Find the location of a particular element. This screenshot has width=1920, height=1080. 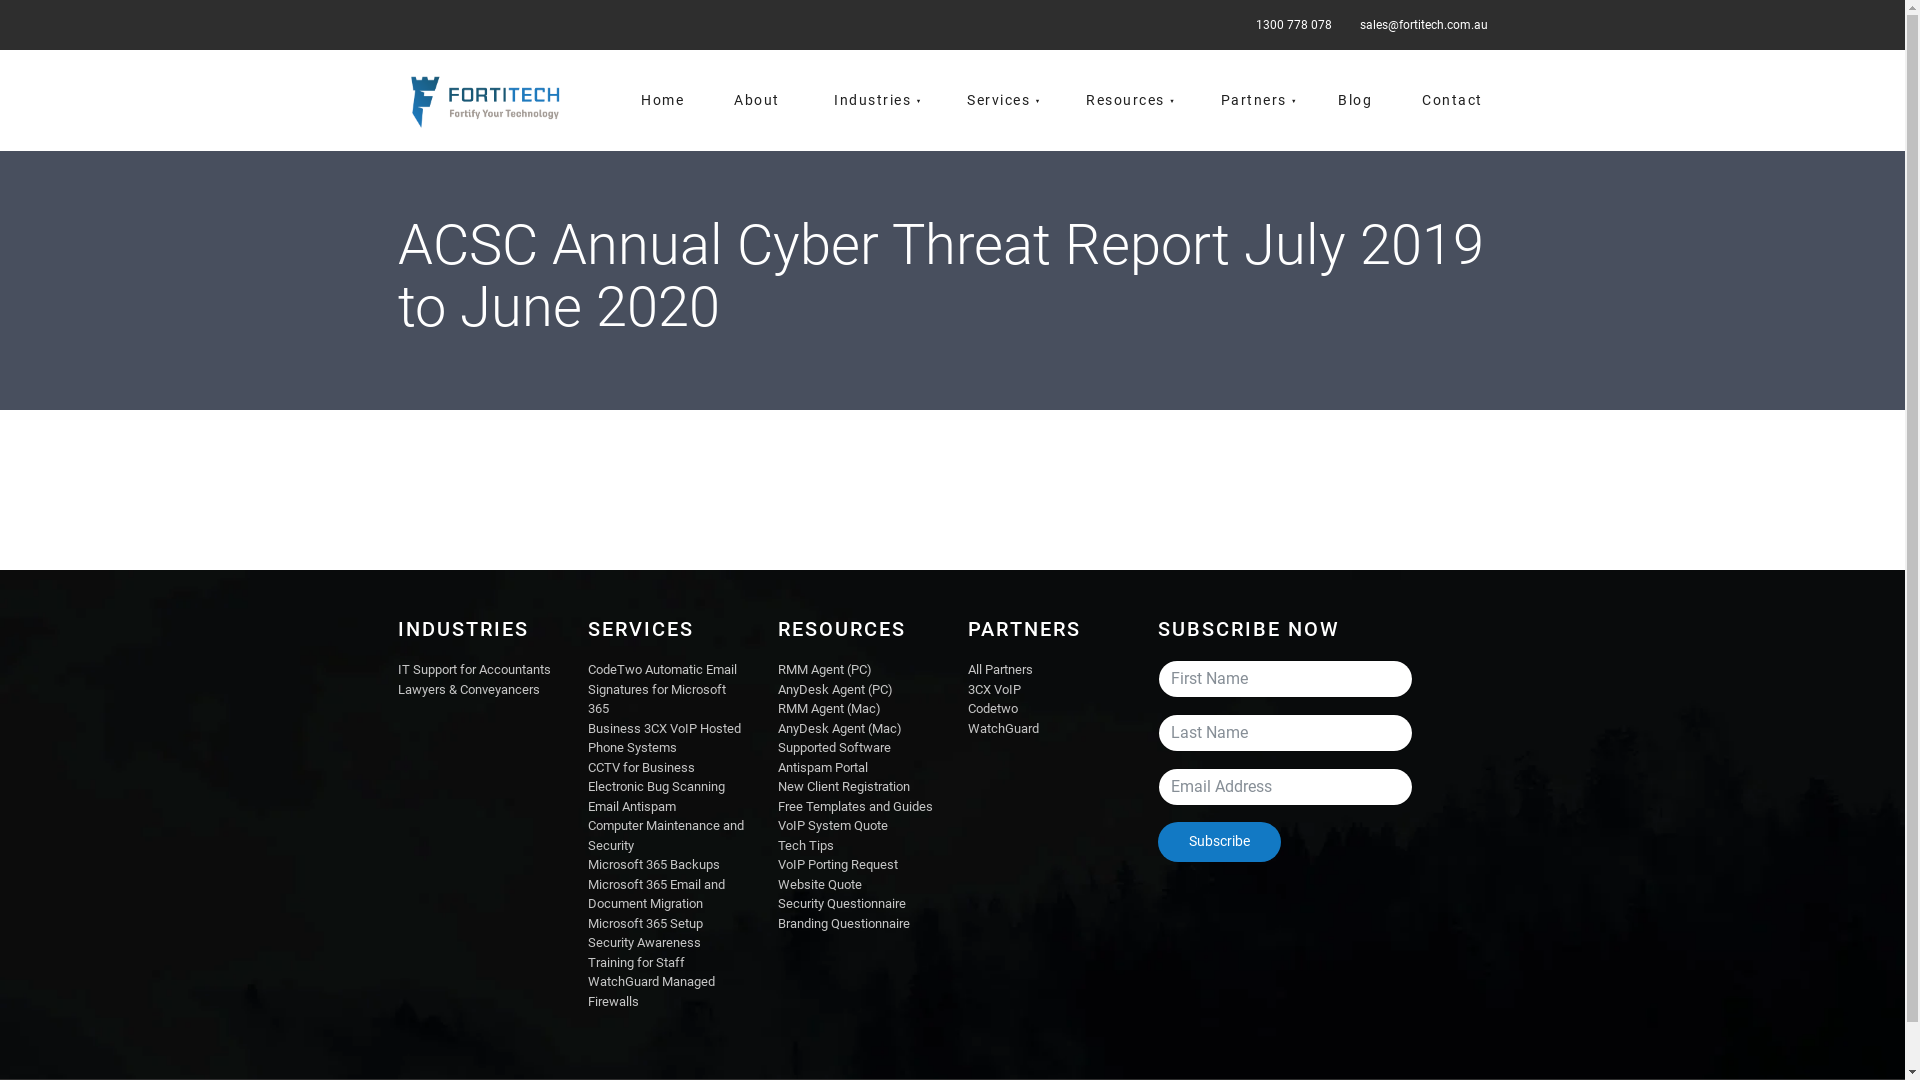

'Branding Questionnaire' is located at coordinates (844, 923).